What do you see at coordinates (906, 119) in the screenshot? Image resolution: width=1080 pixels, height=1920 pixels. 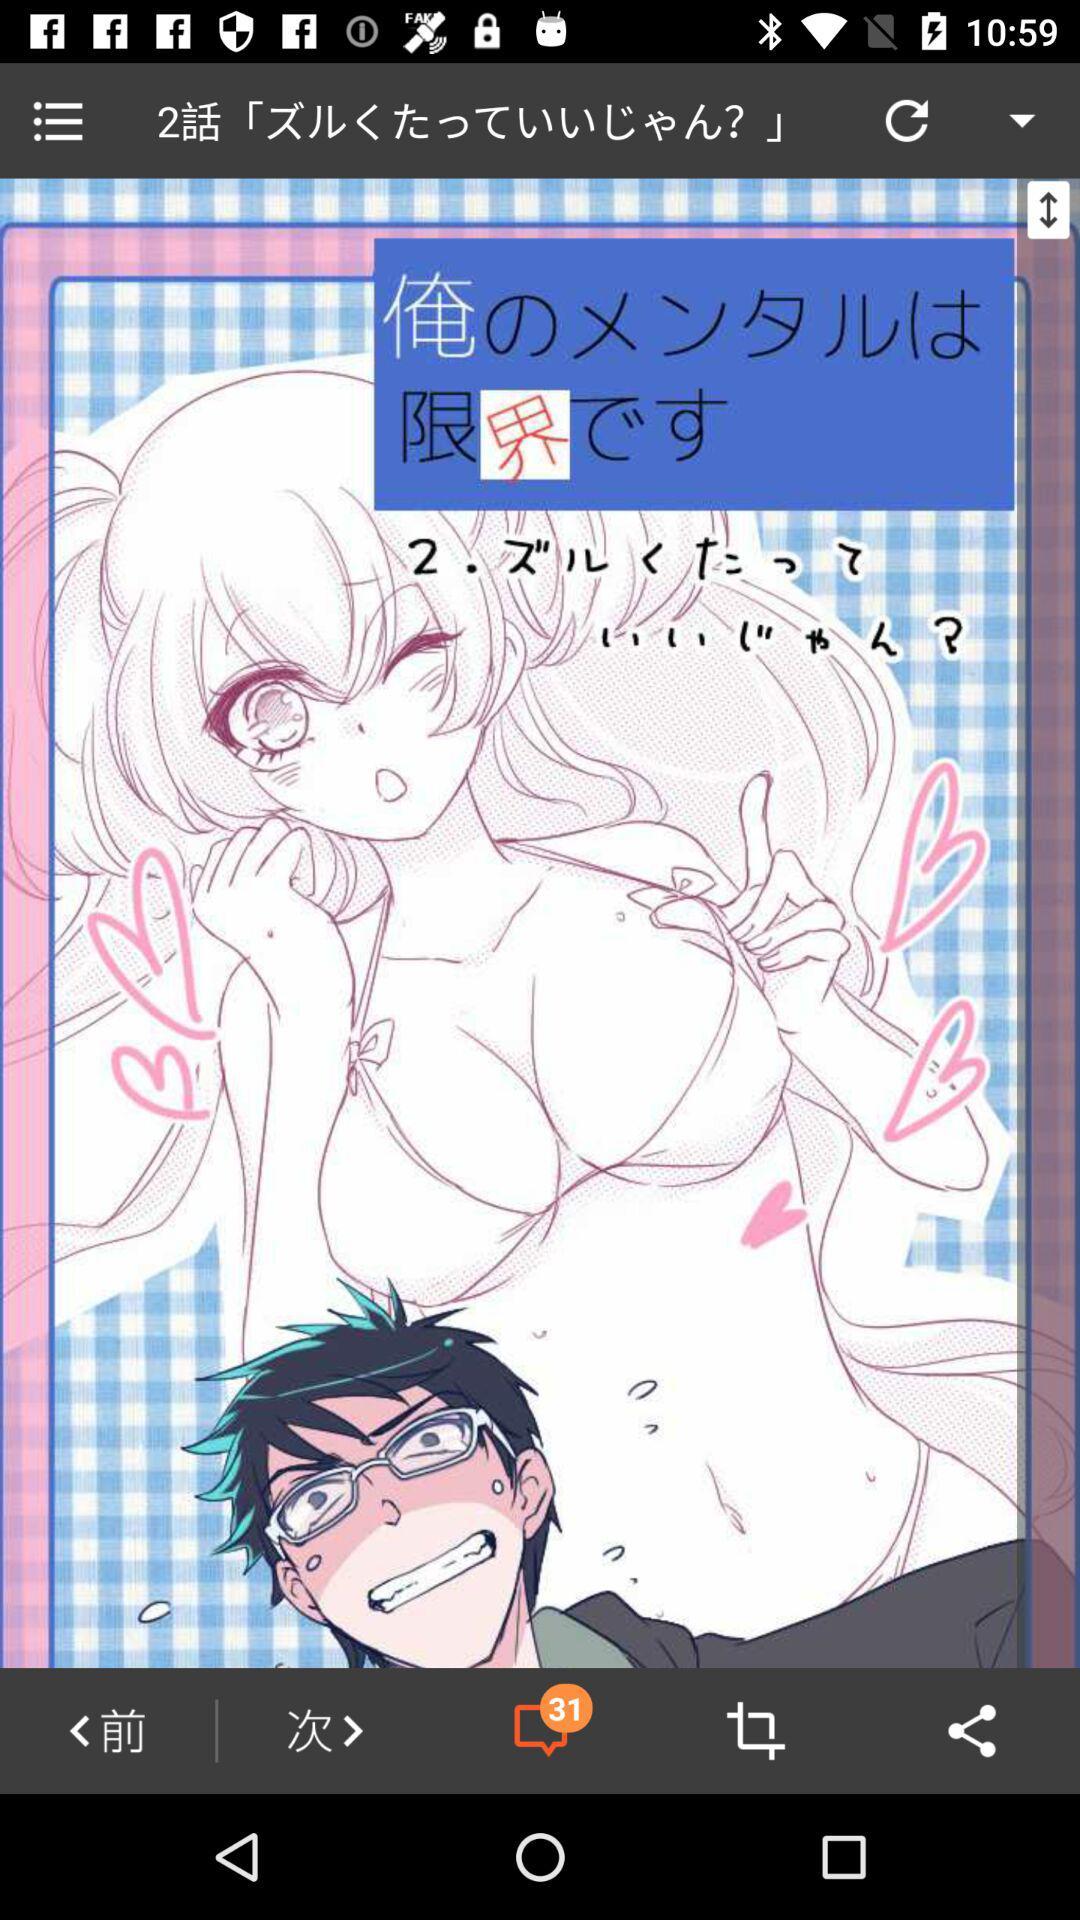 I see `the refresh icon` at bounding box center [906, 119].